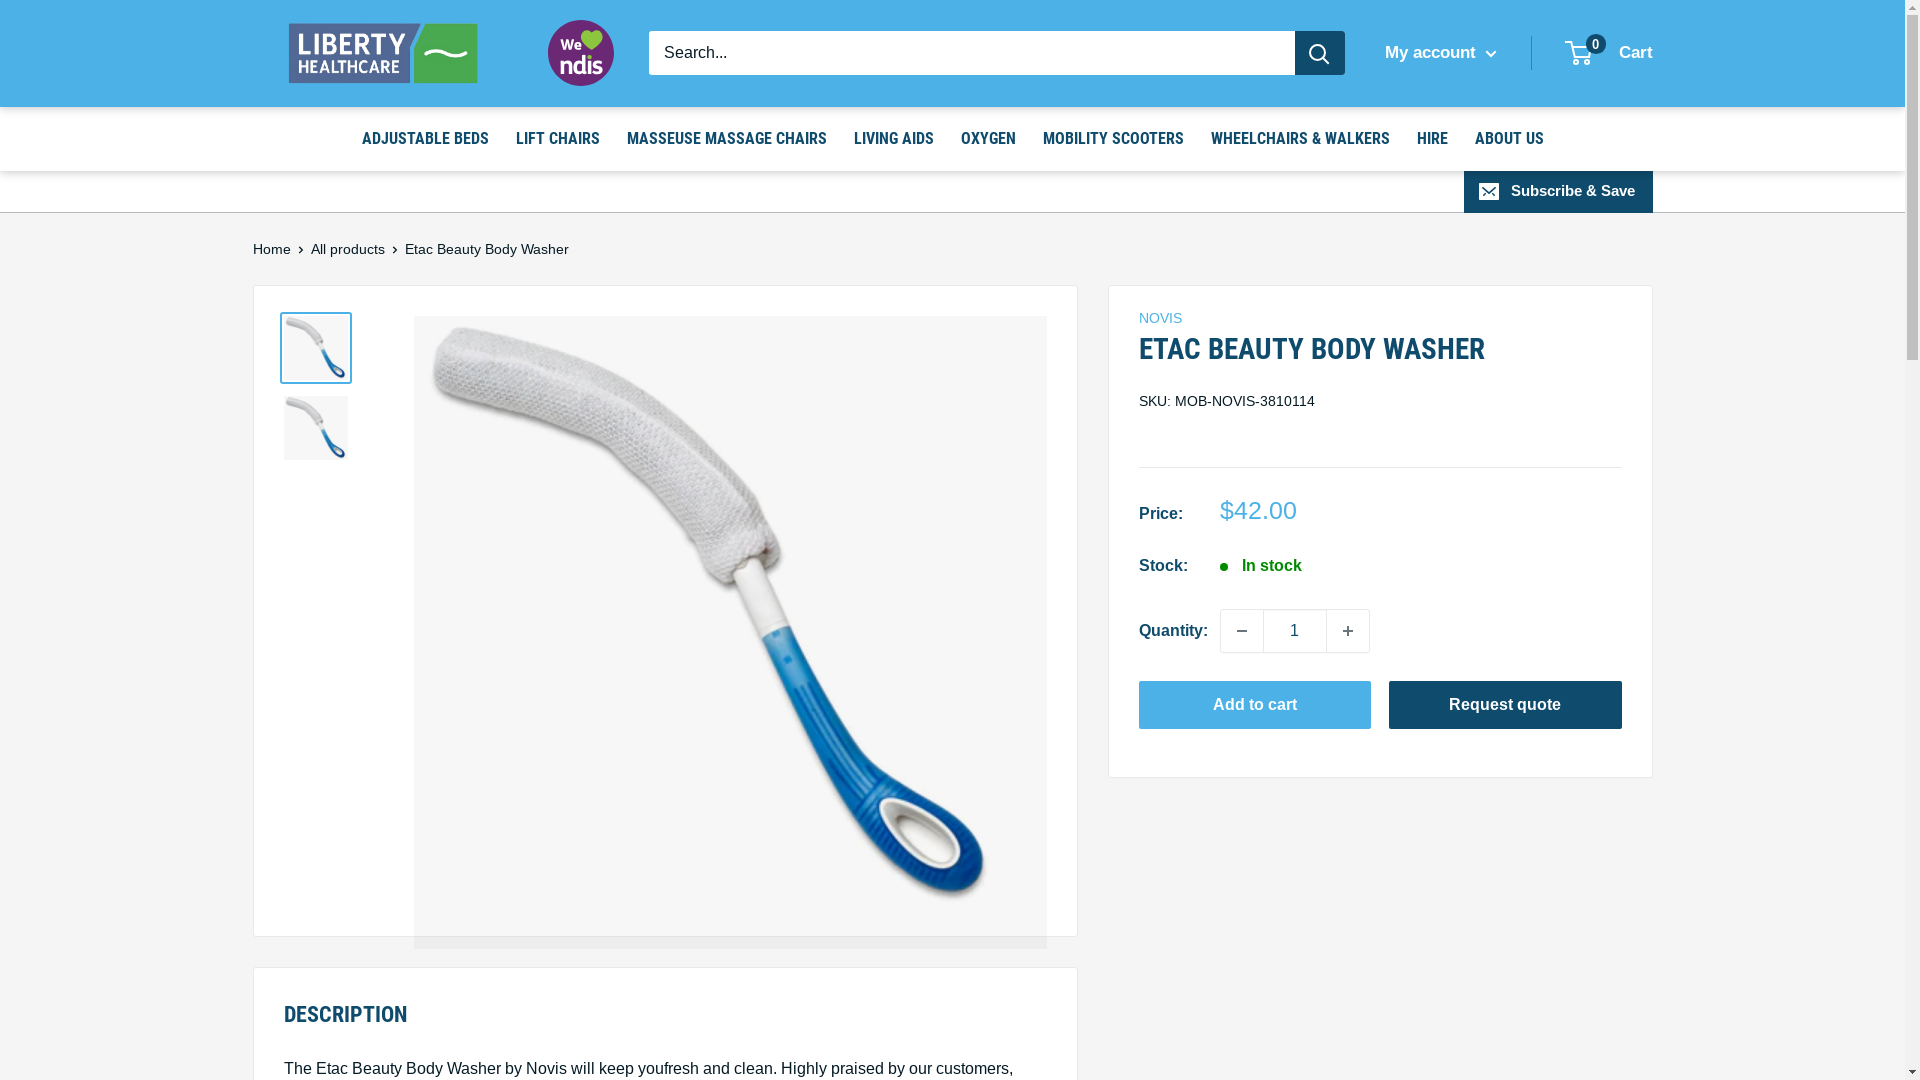 This screenshot has width=1920, height=1080. I want to click on 'MASSEUSE MASSAGE CHAIRS', so click(724, 137).